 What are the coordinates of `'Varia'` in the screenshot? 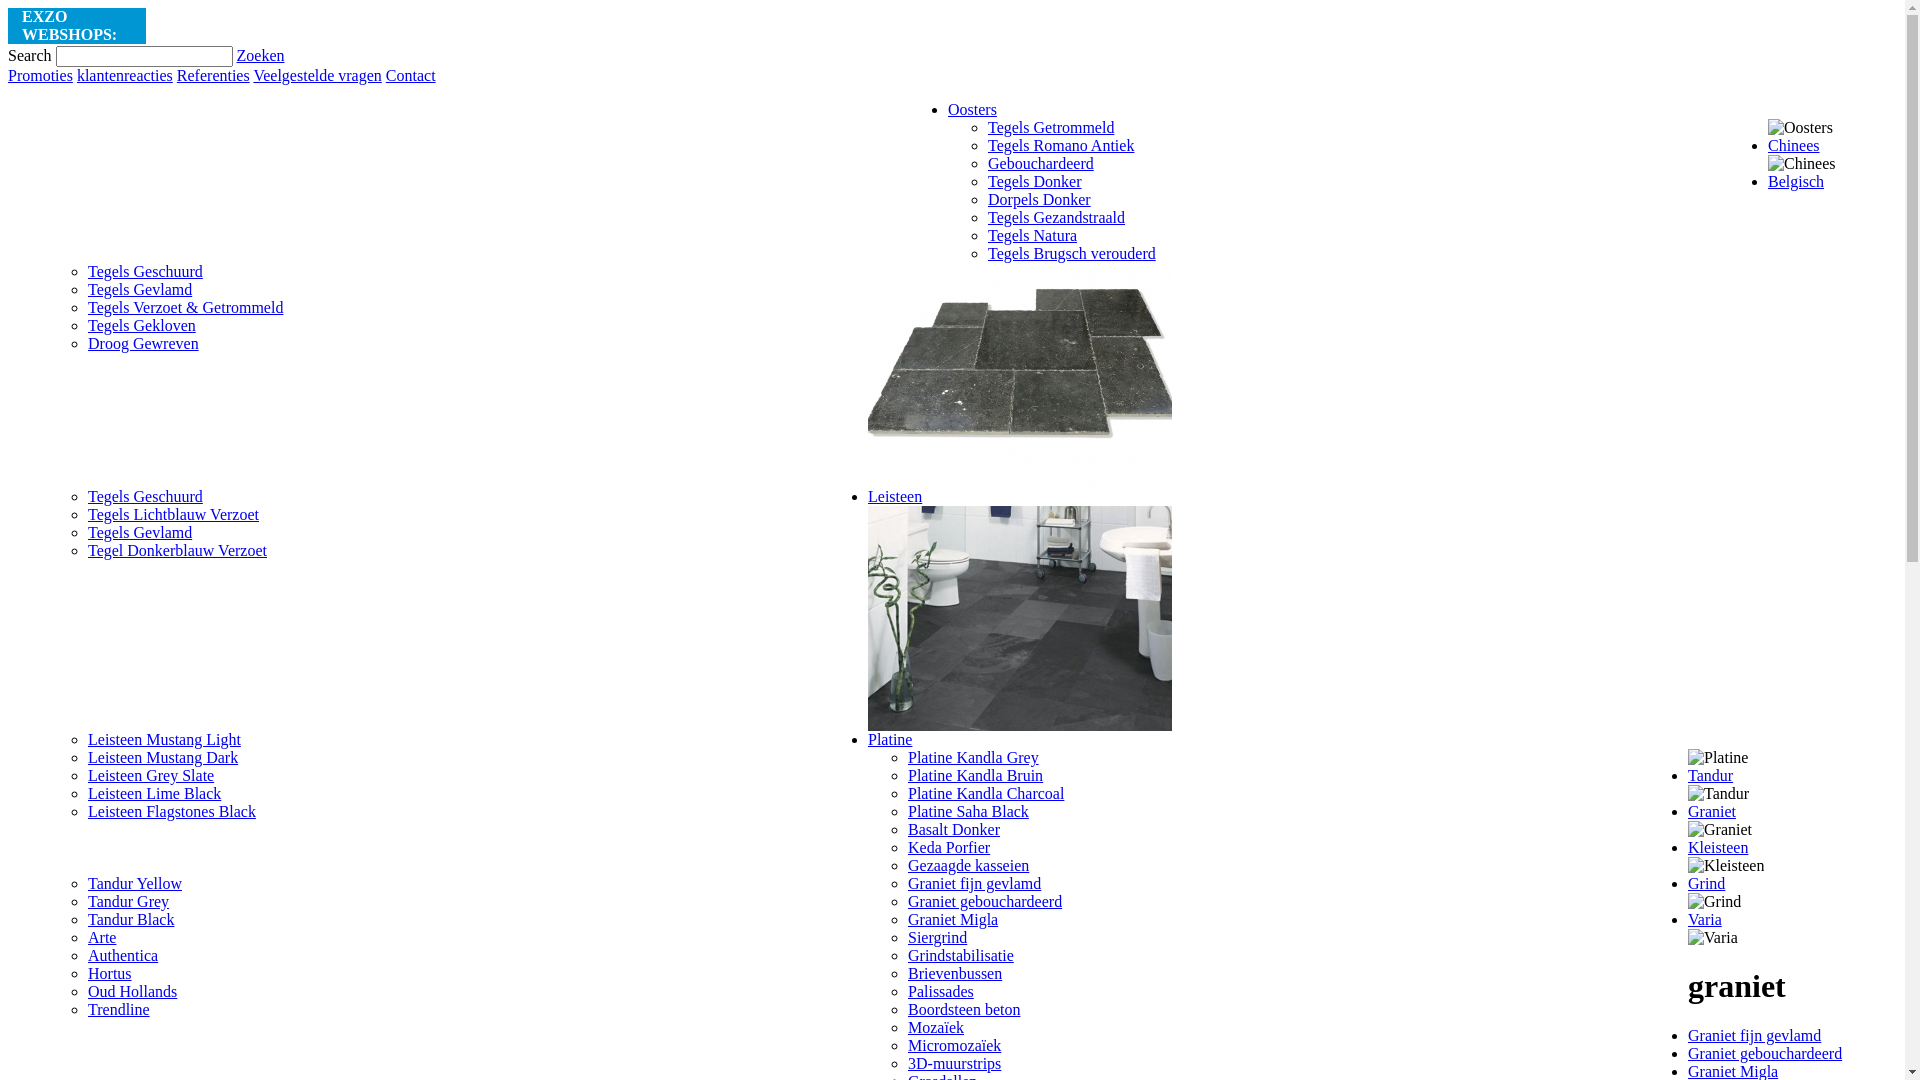 It's located at (1703, 919).